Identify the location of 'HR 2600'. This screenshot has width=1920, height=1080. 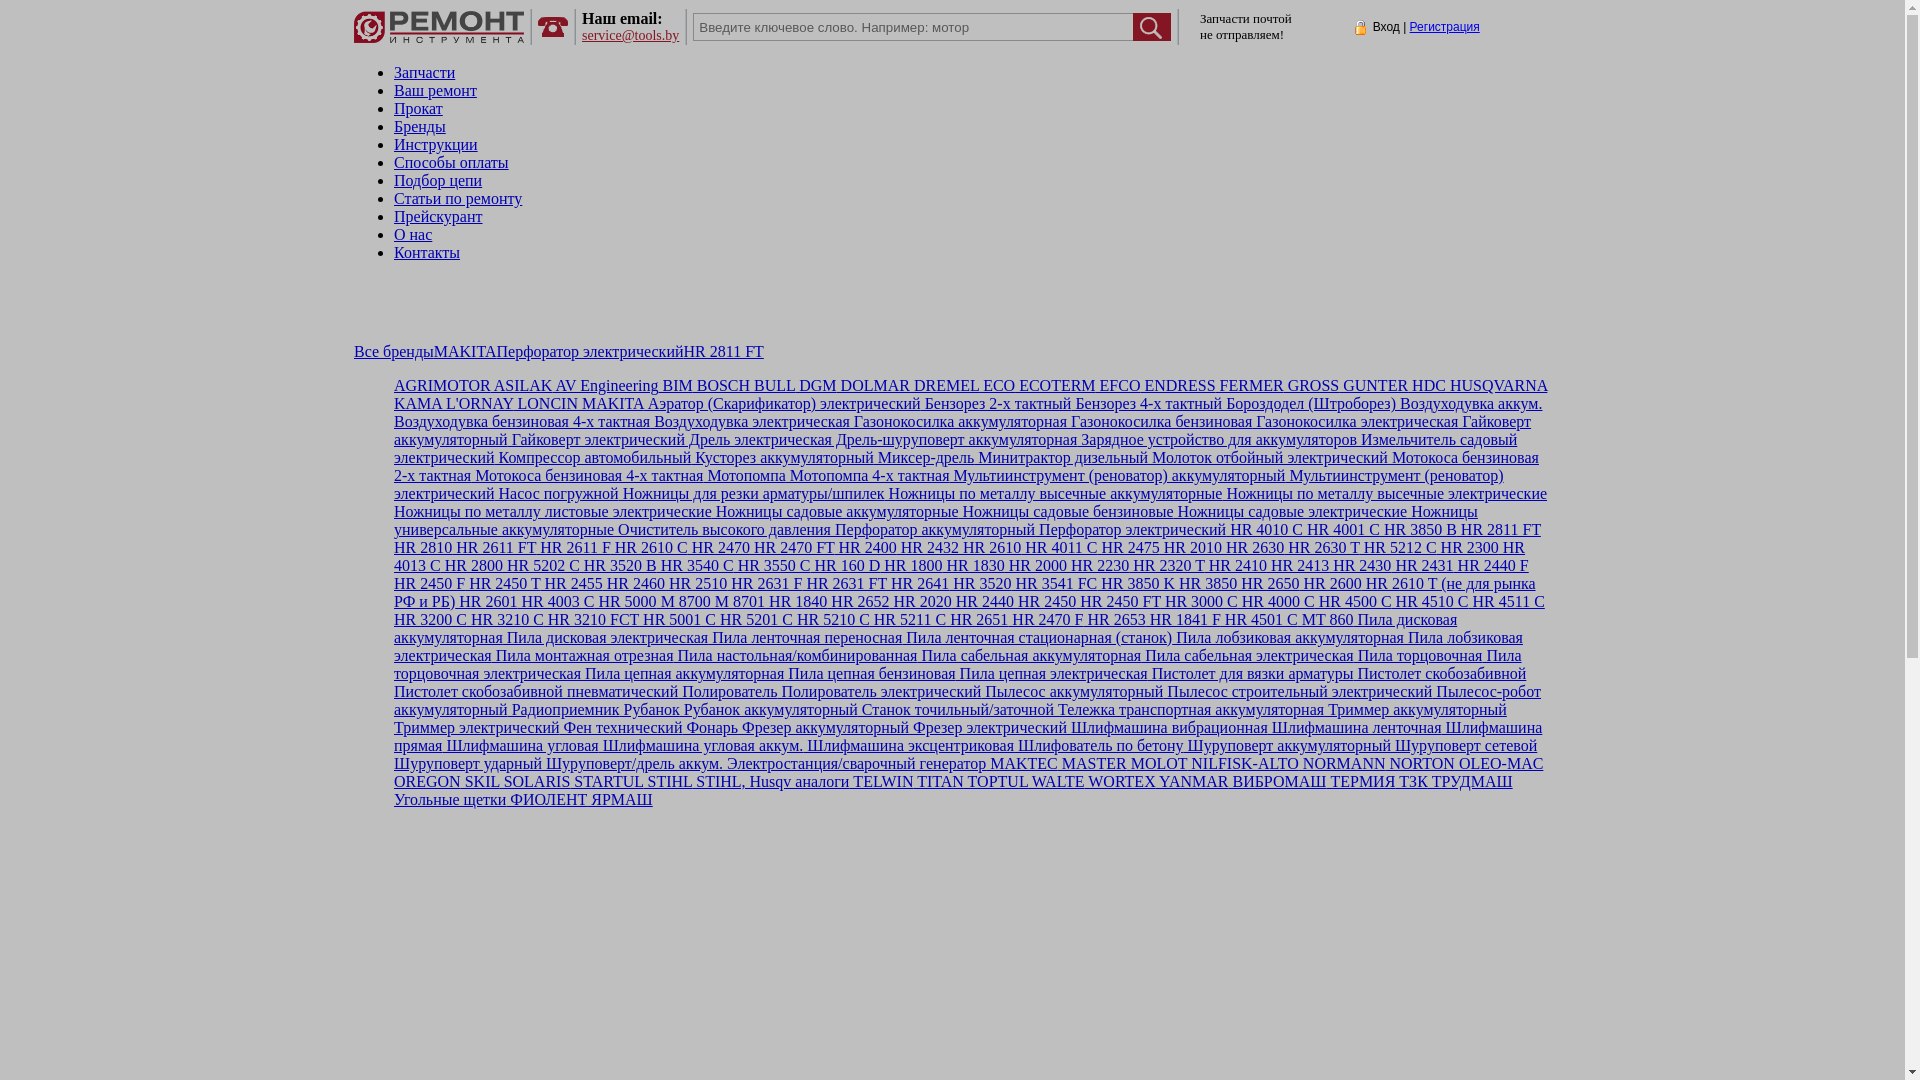
(1330, 583).